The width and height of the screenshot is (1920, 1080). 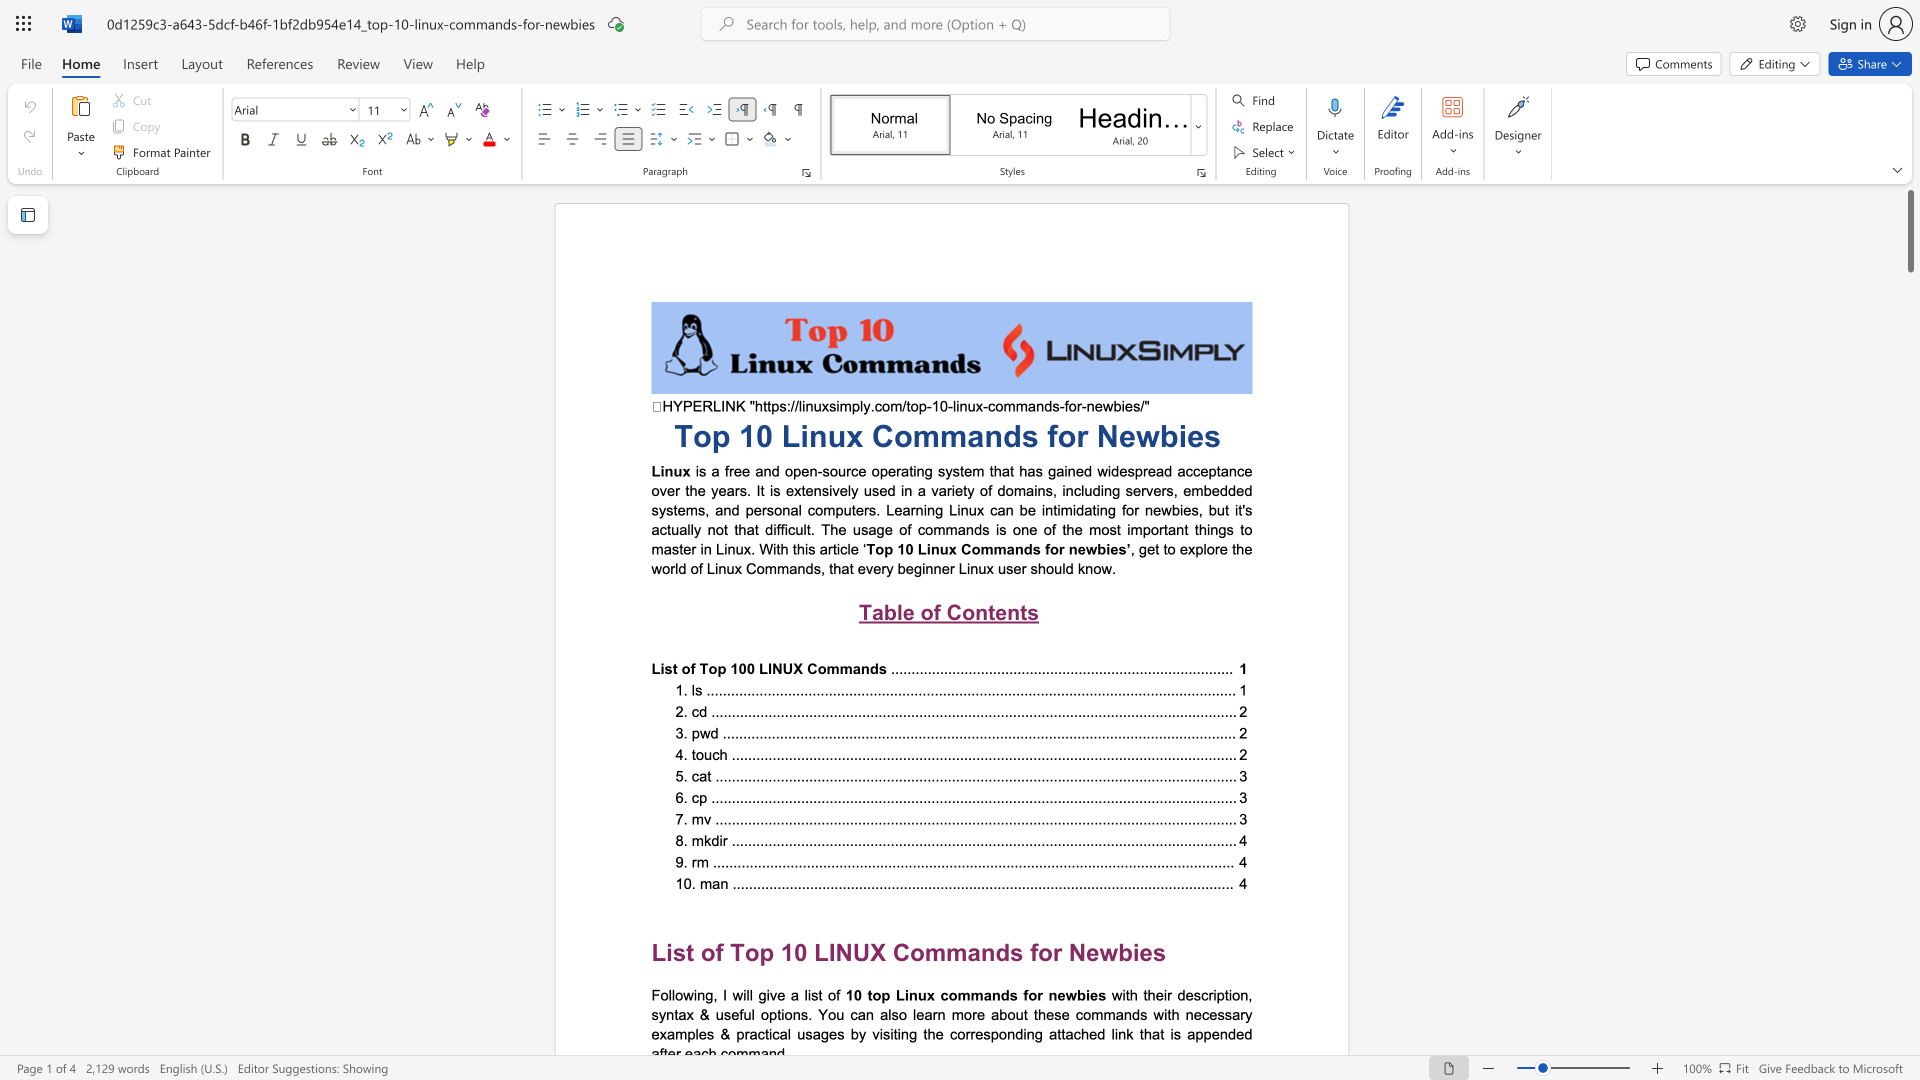 What do you see at coordinates (1909, 499) in the screenshot?
I see `the vertical scrollbar to lower the page content` at bounding box center [1909, 499].